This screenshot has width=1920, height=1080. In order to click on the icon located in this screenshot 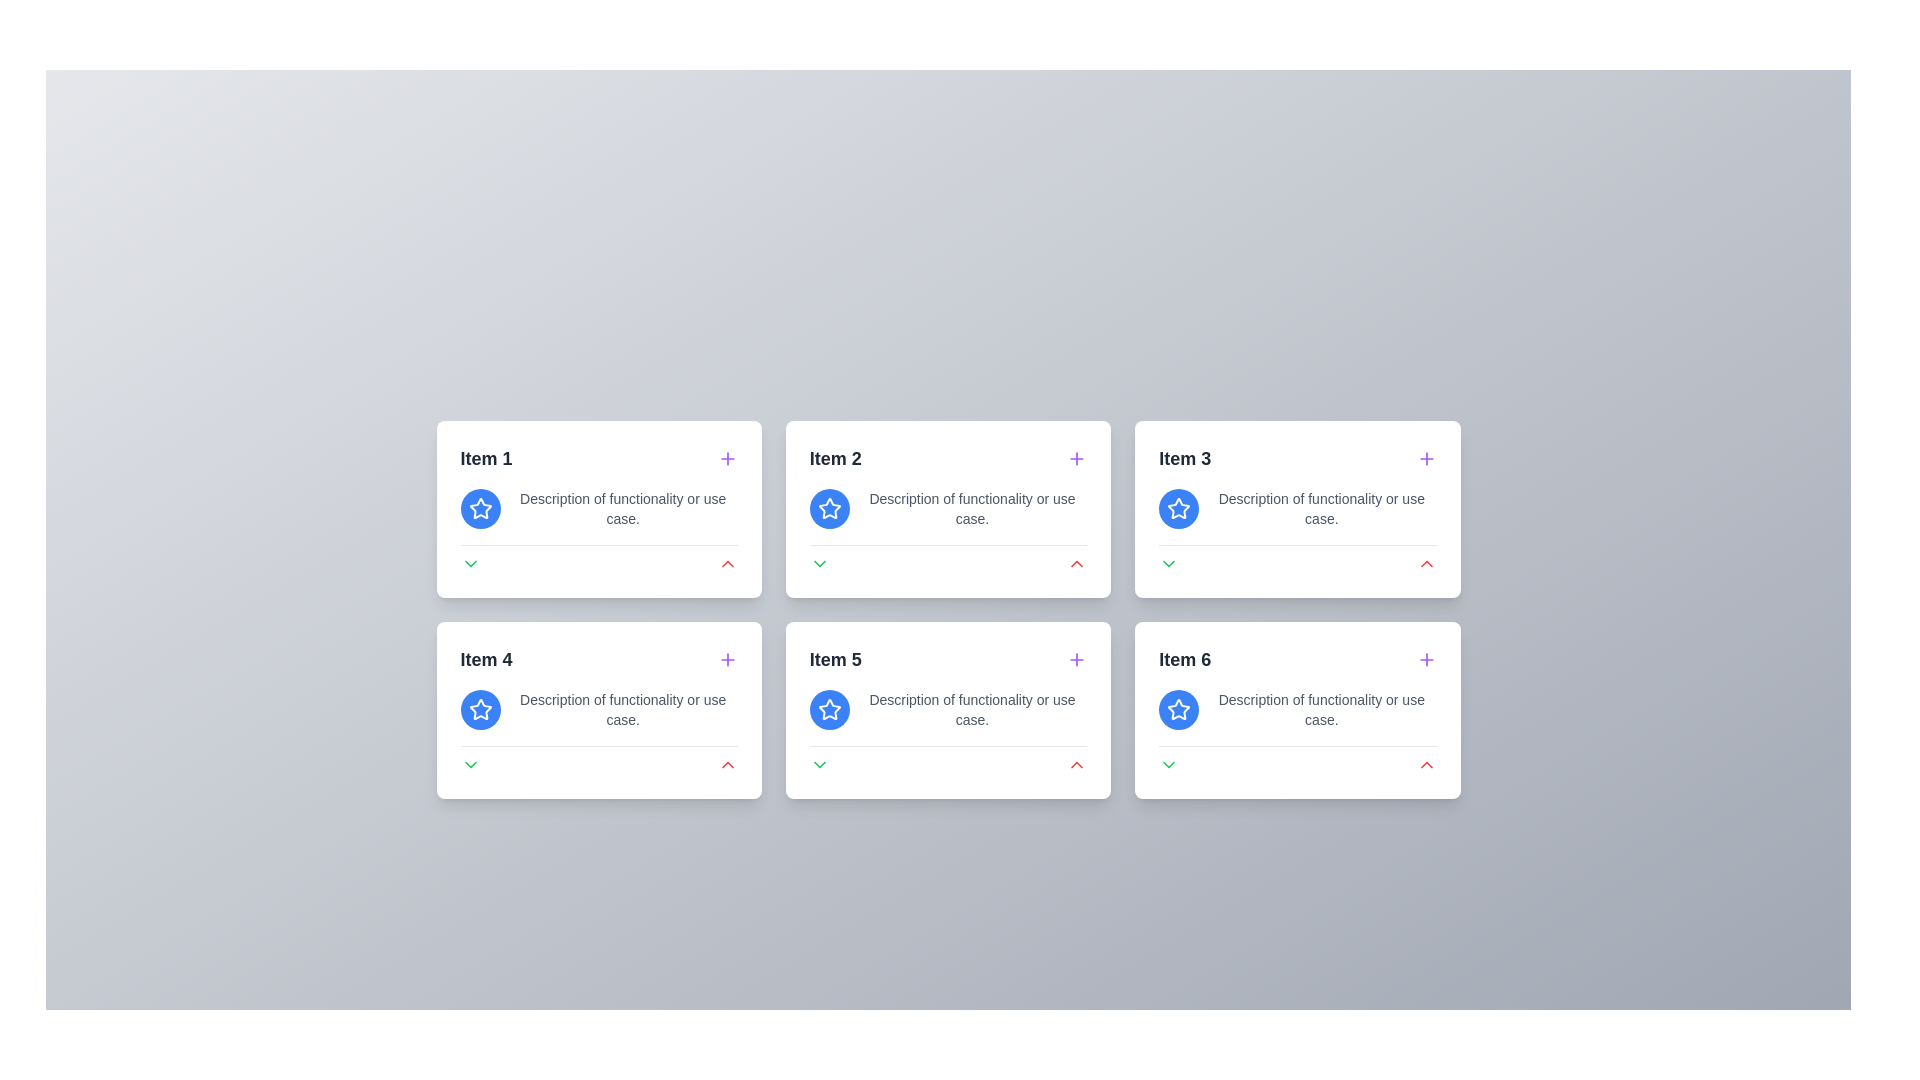, I will do `click(829, 508)`.